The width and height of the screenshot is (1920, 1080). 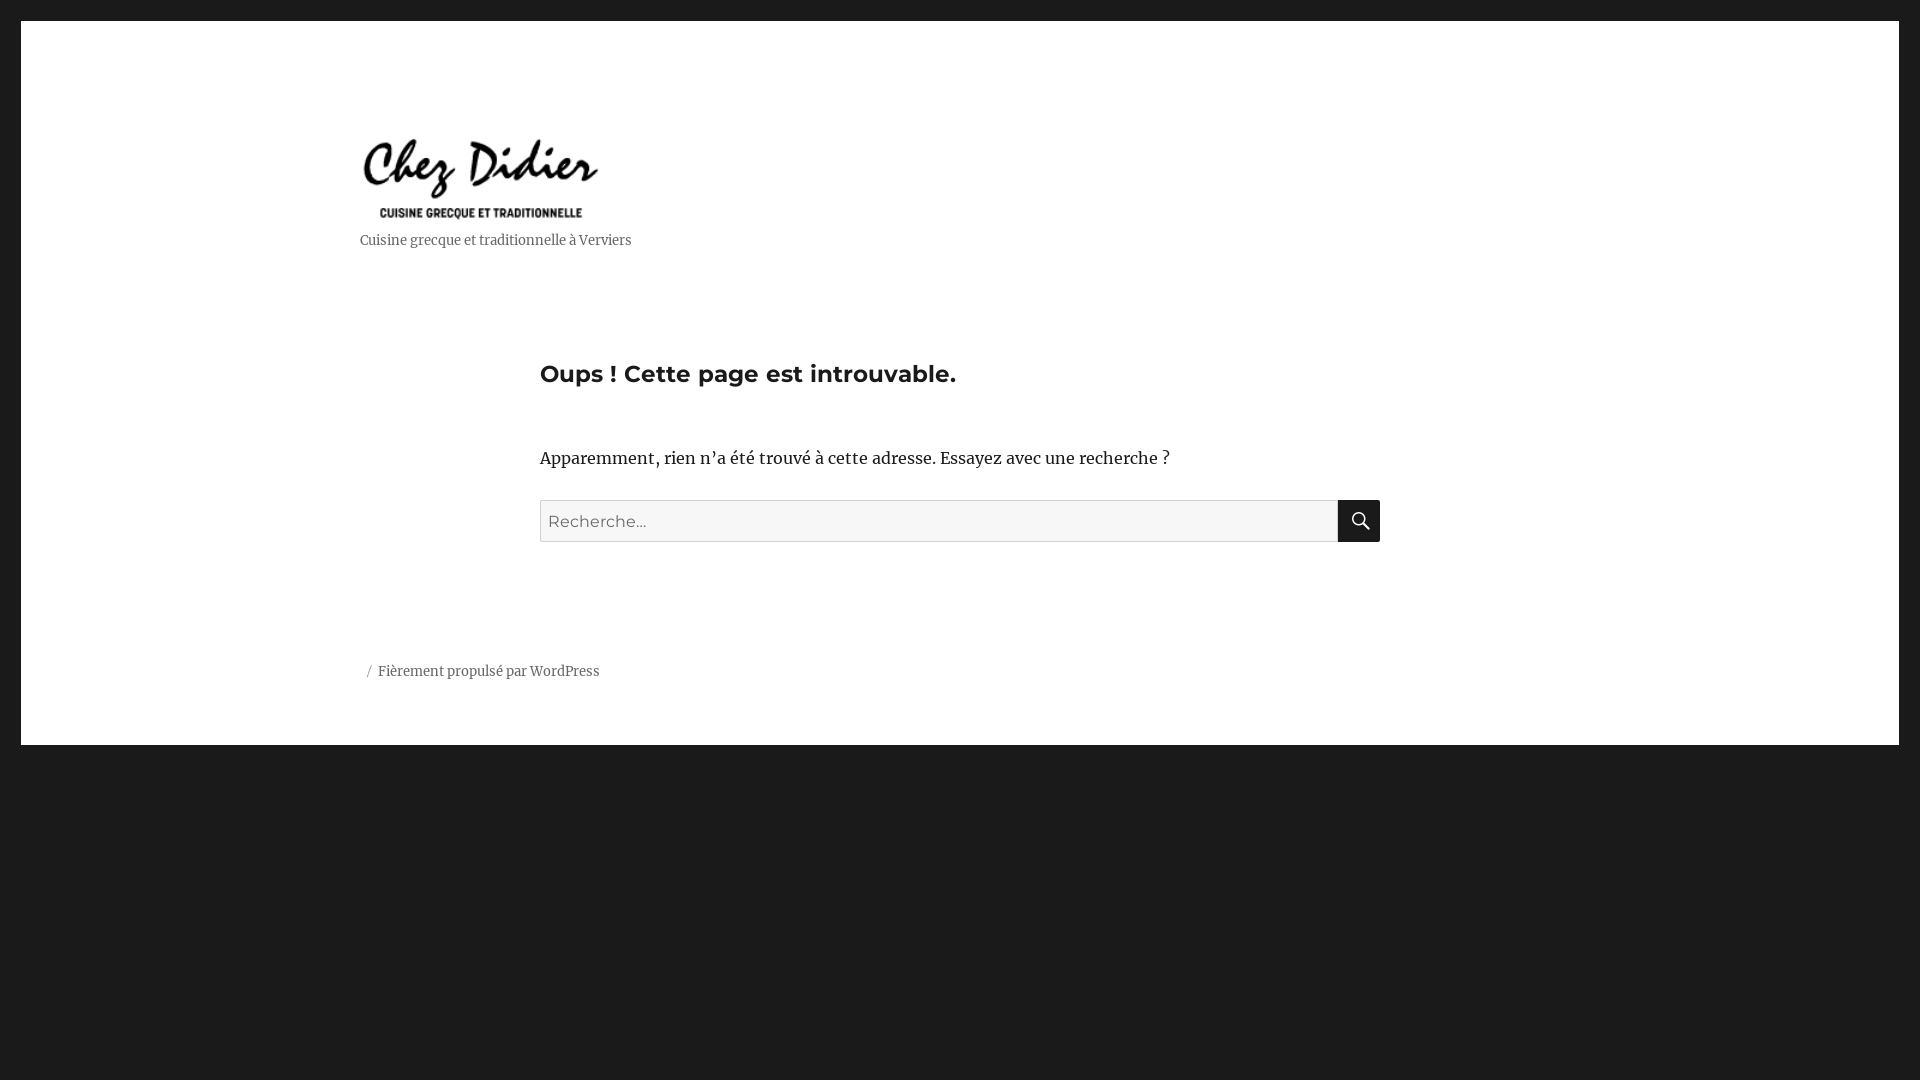 What do you see at coordinates (1338, 519) in the screenshot?
I see `'RECHERCHE'` at bounding box center [1338, 519].